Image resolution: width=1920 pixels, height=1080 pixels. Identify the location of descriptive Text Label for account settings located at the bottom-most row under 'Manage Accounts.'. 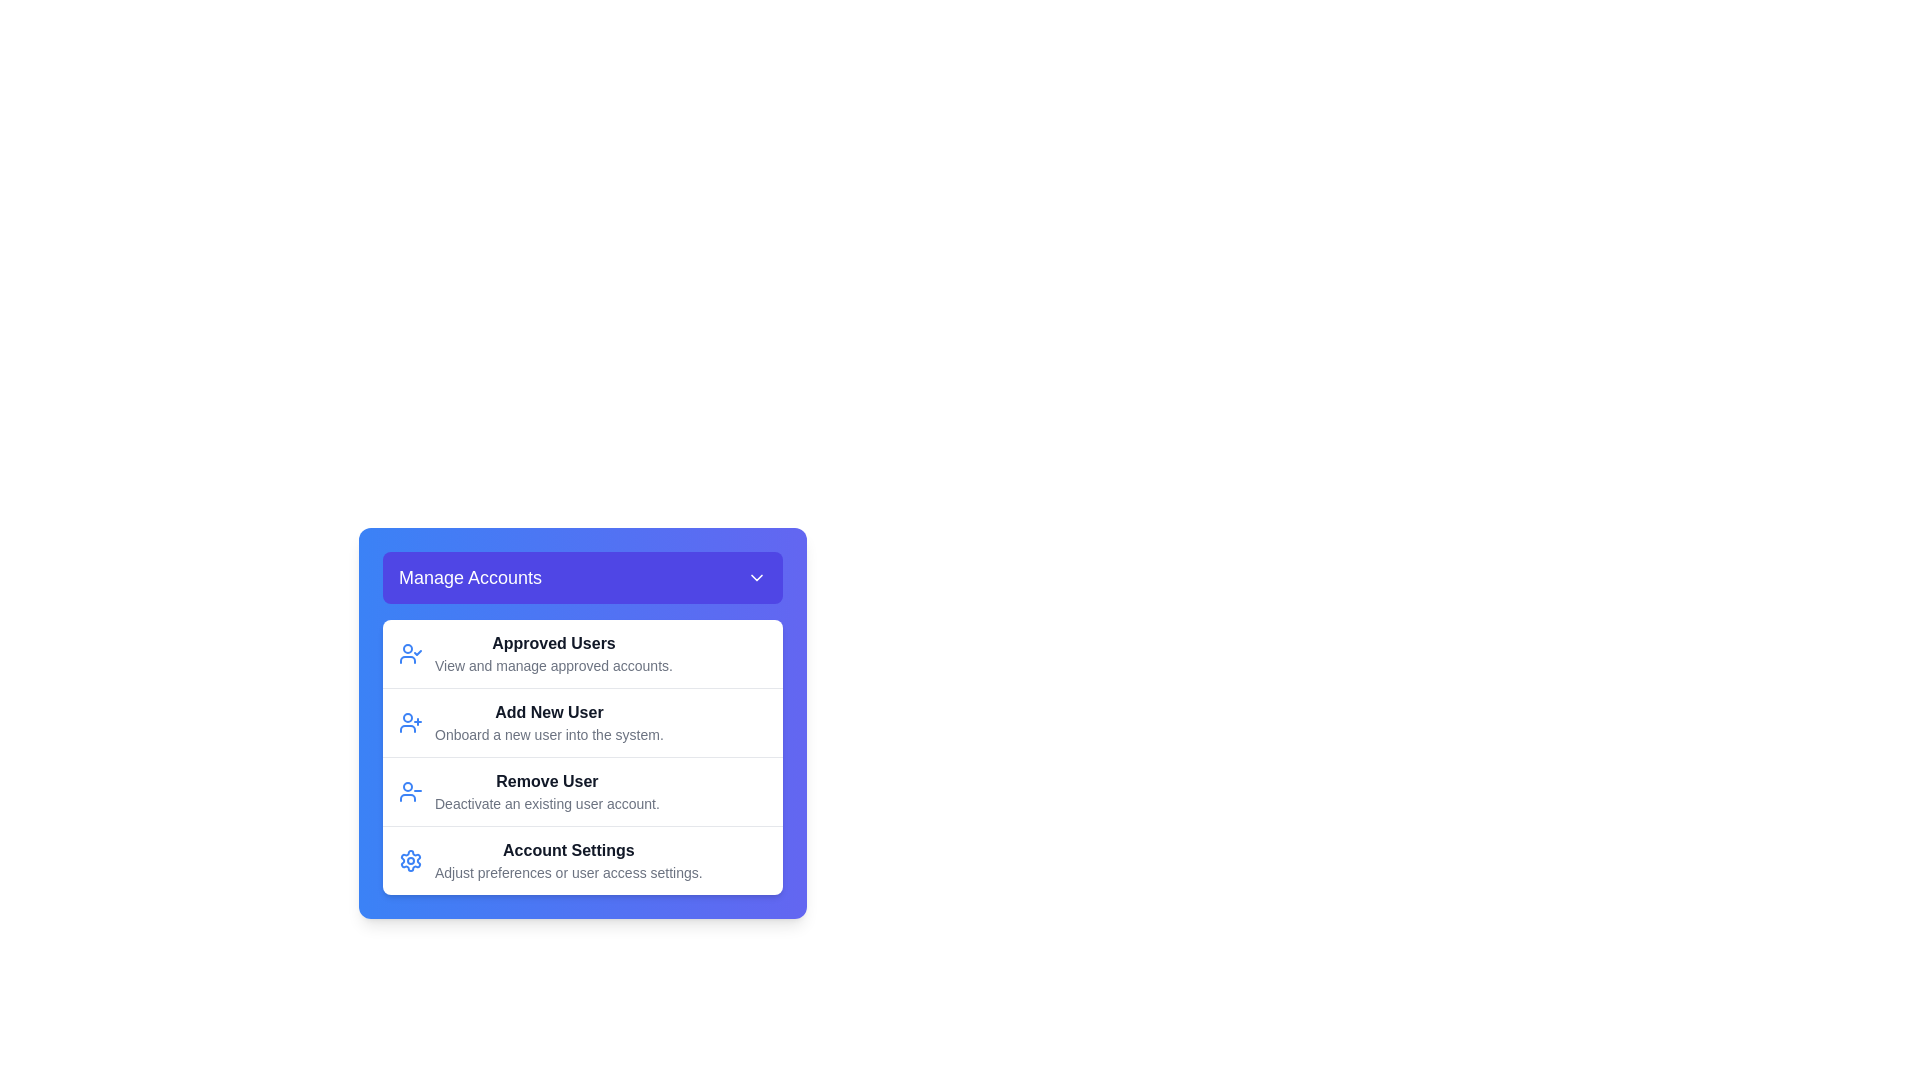
(567, 859).